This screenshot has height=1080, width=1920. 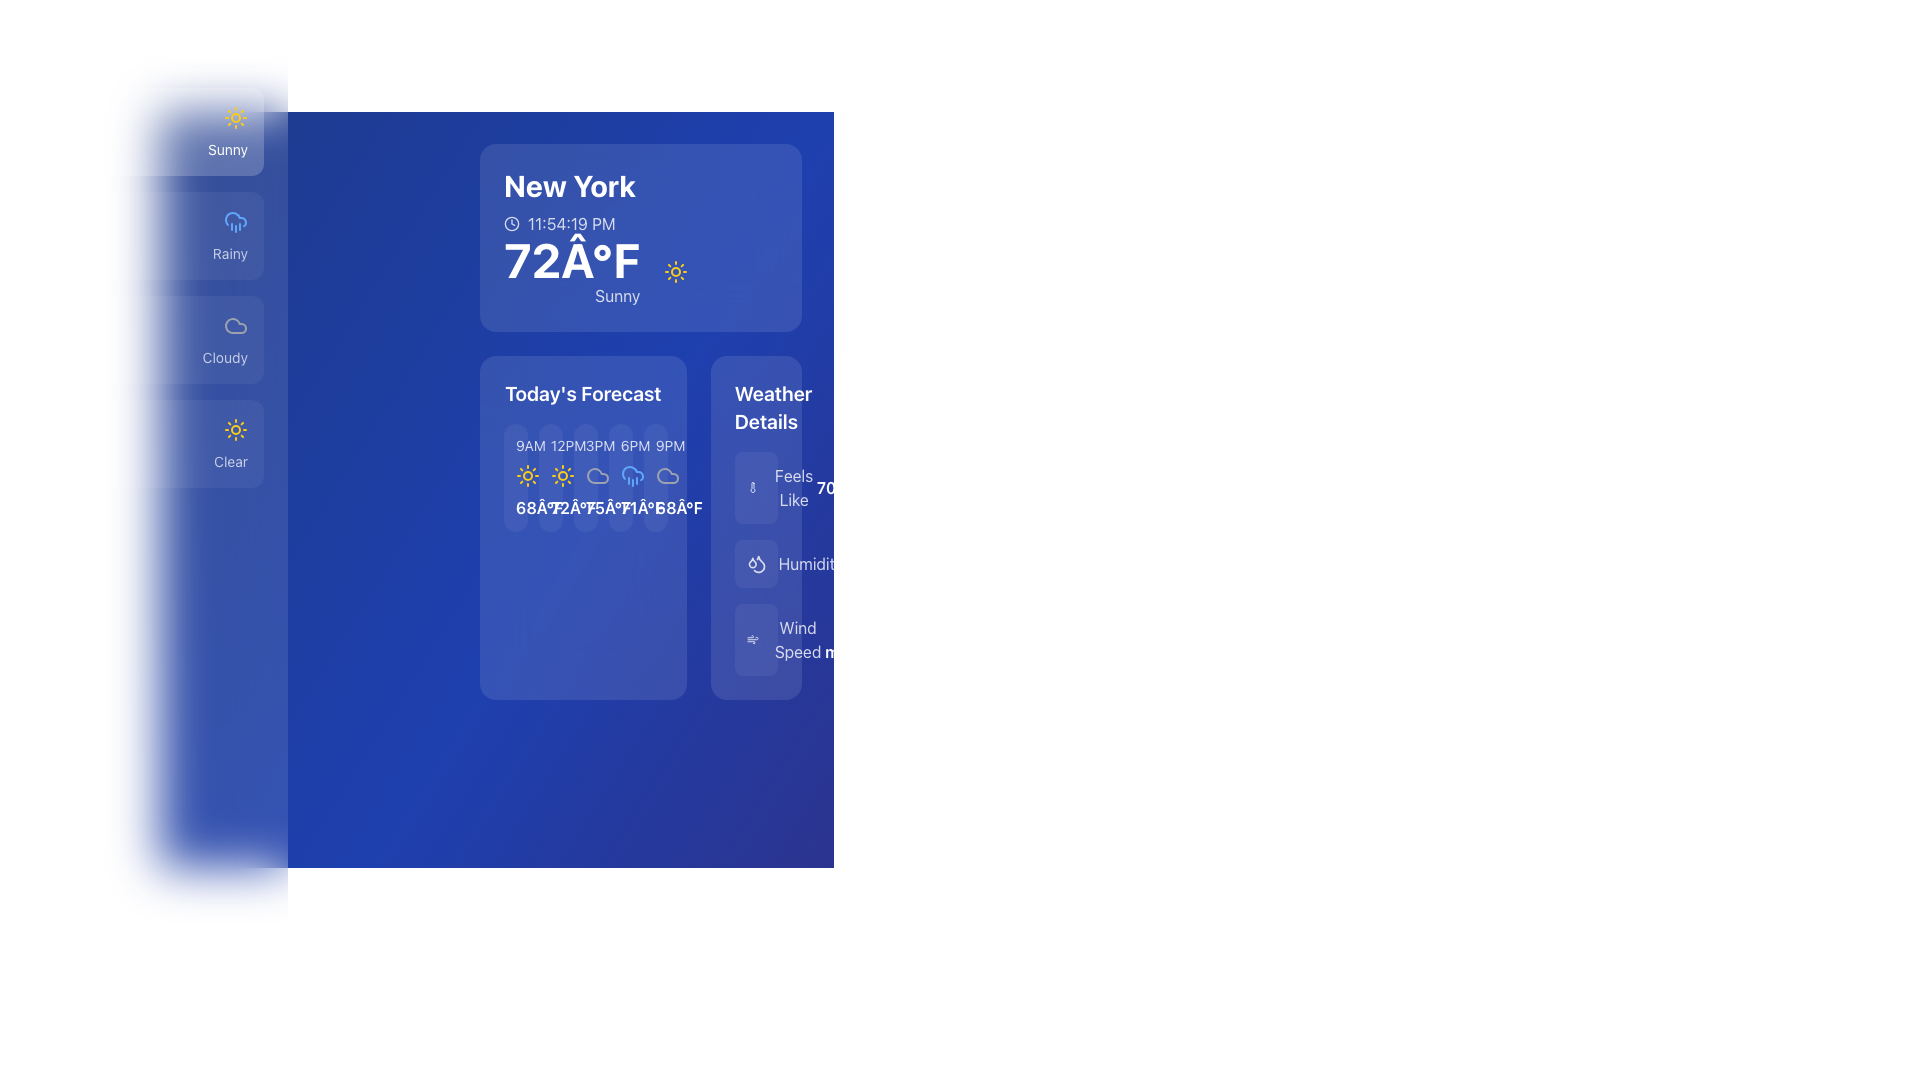 I want to click on weather forecast information display card located in the 'Today's Forecast' section, featuring '9AM', a sun icon, and '68°F' at the bottom, so click(x=515, y=478).